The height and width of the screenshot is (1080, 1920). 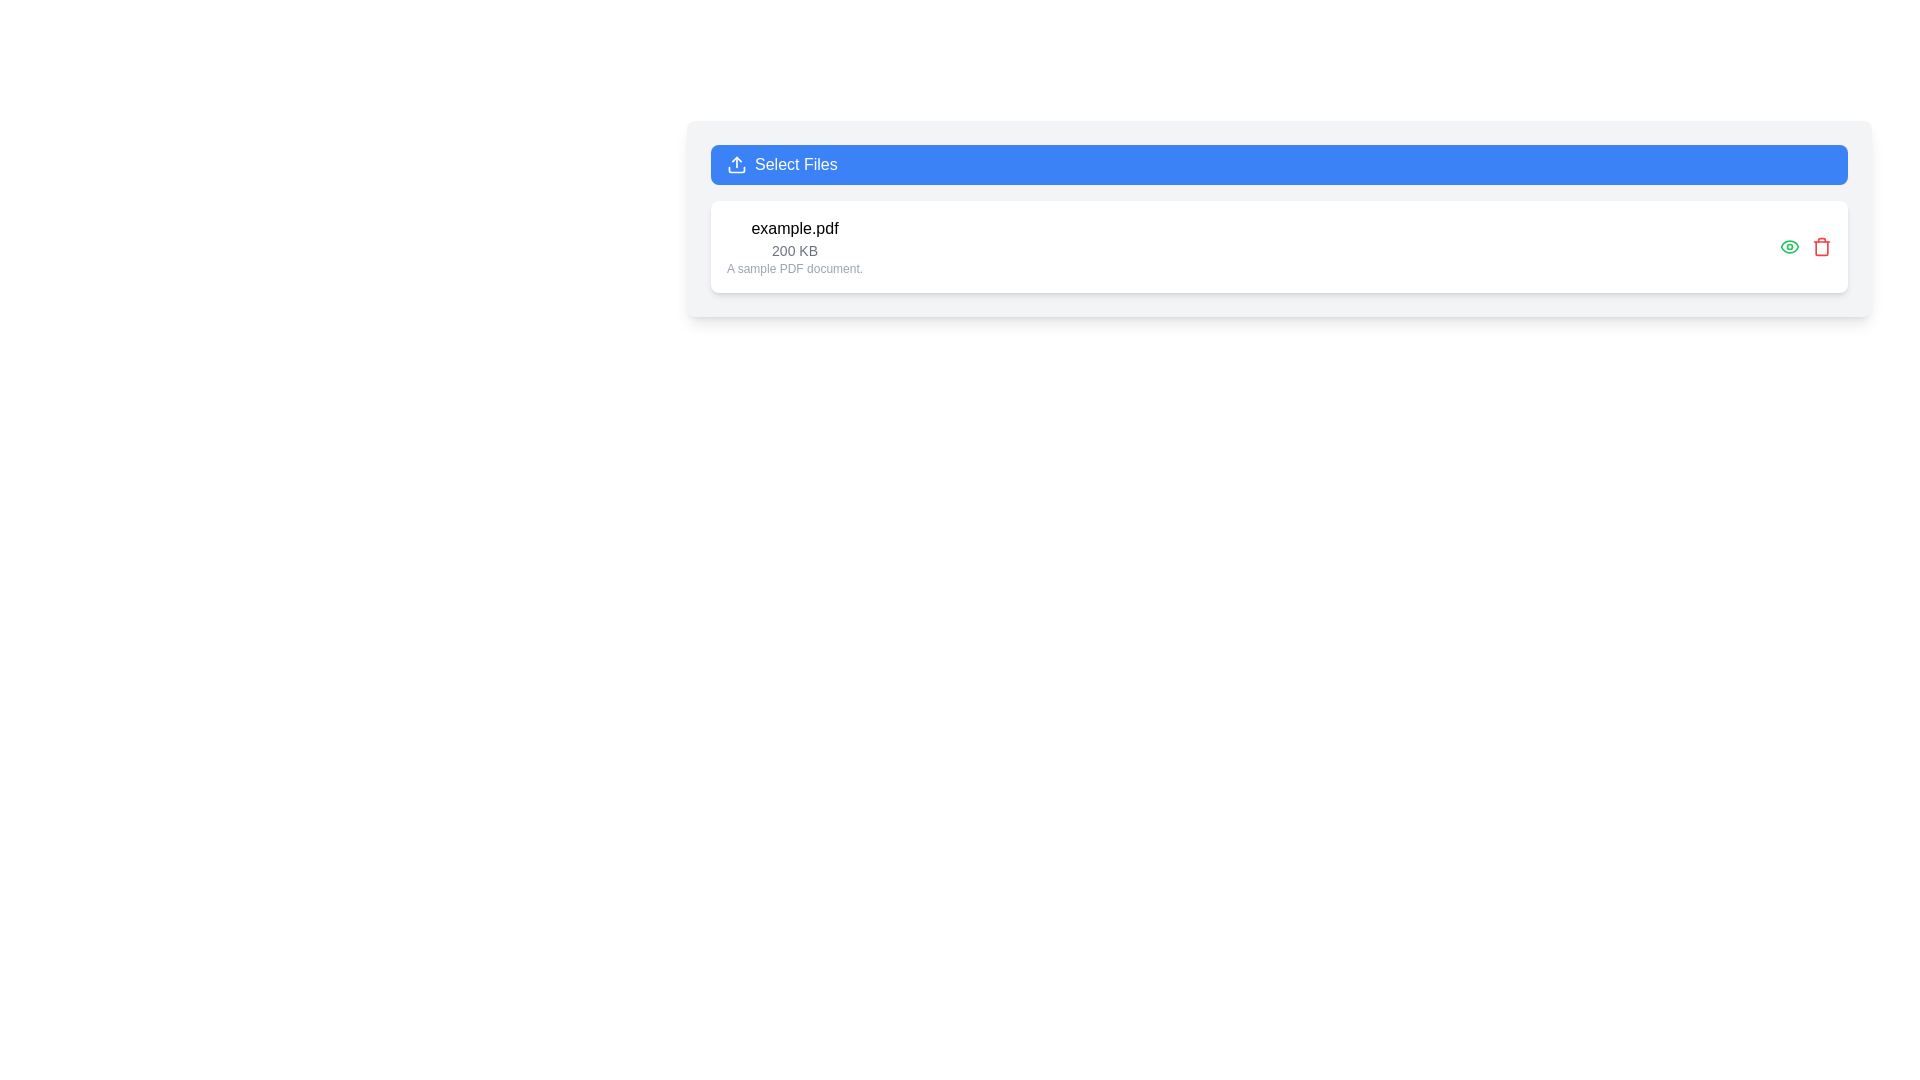 I want to click on keyboard navigation, so click(x=1805, y=245).